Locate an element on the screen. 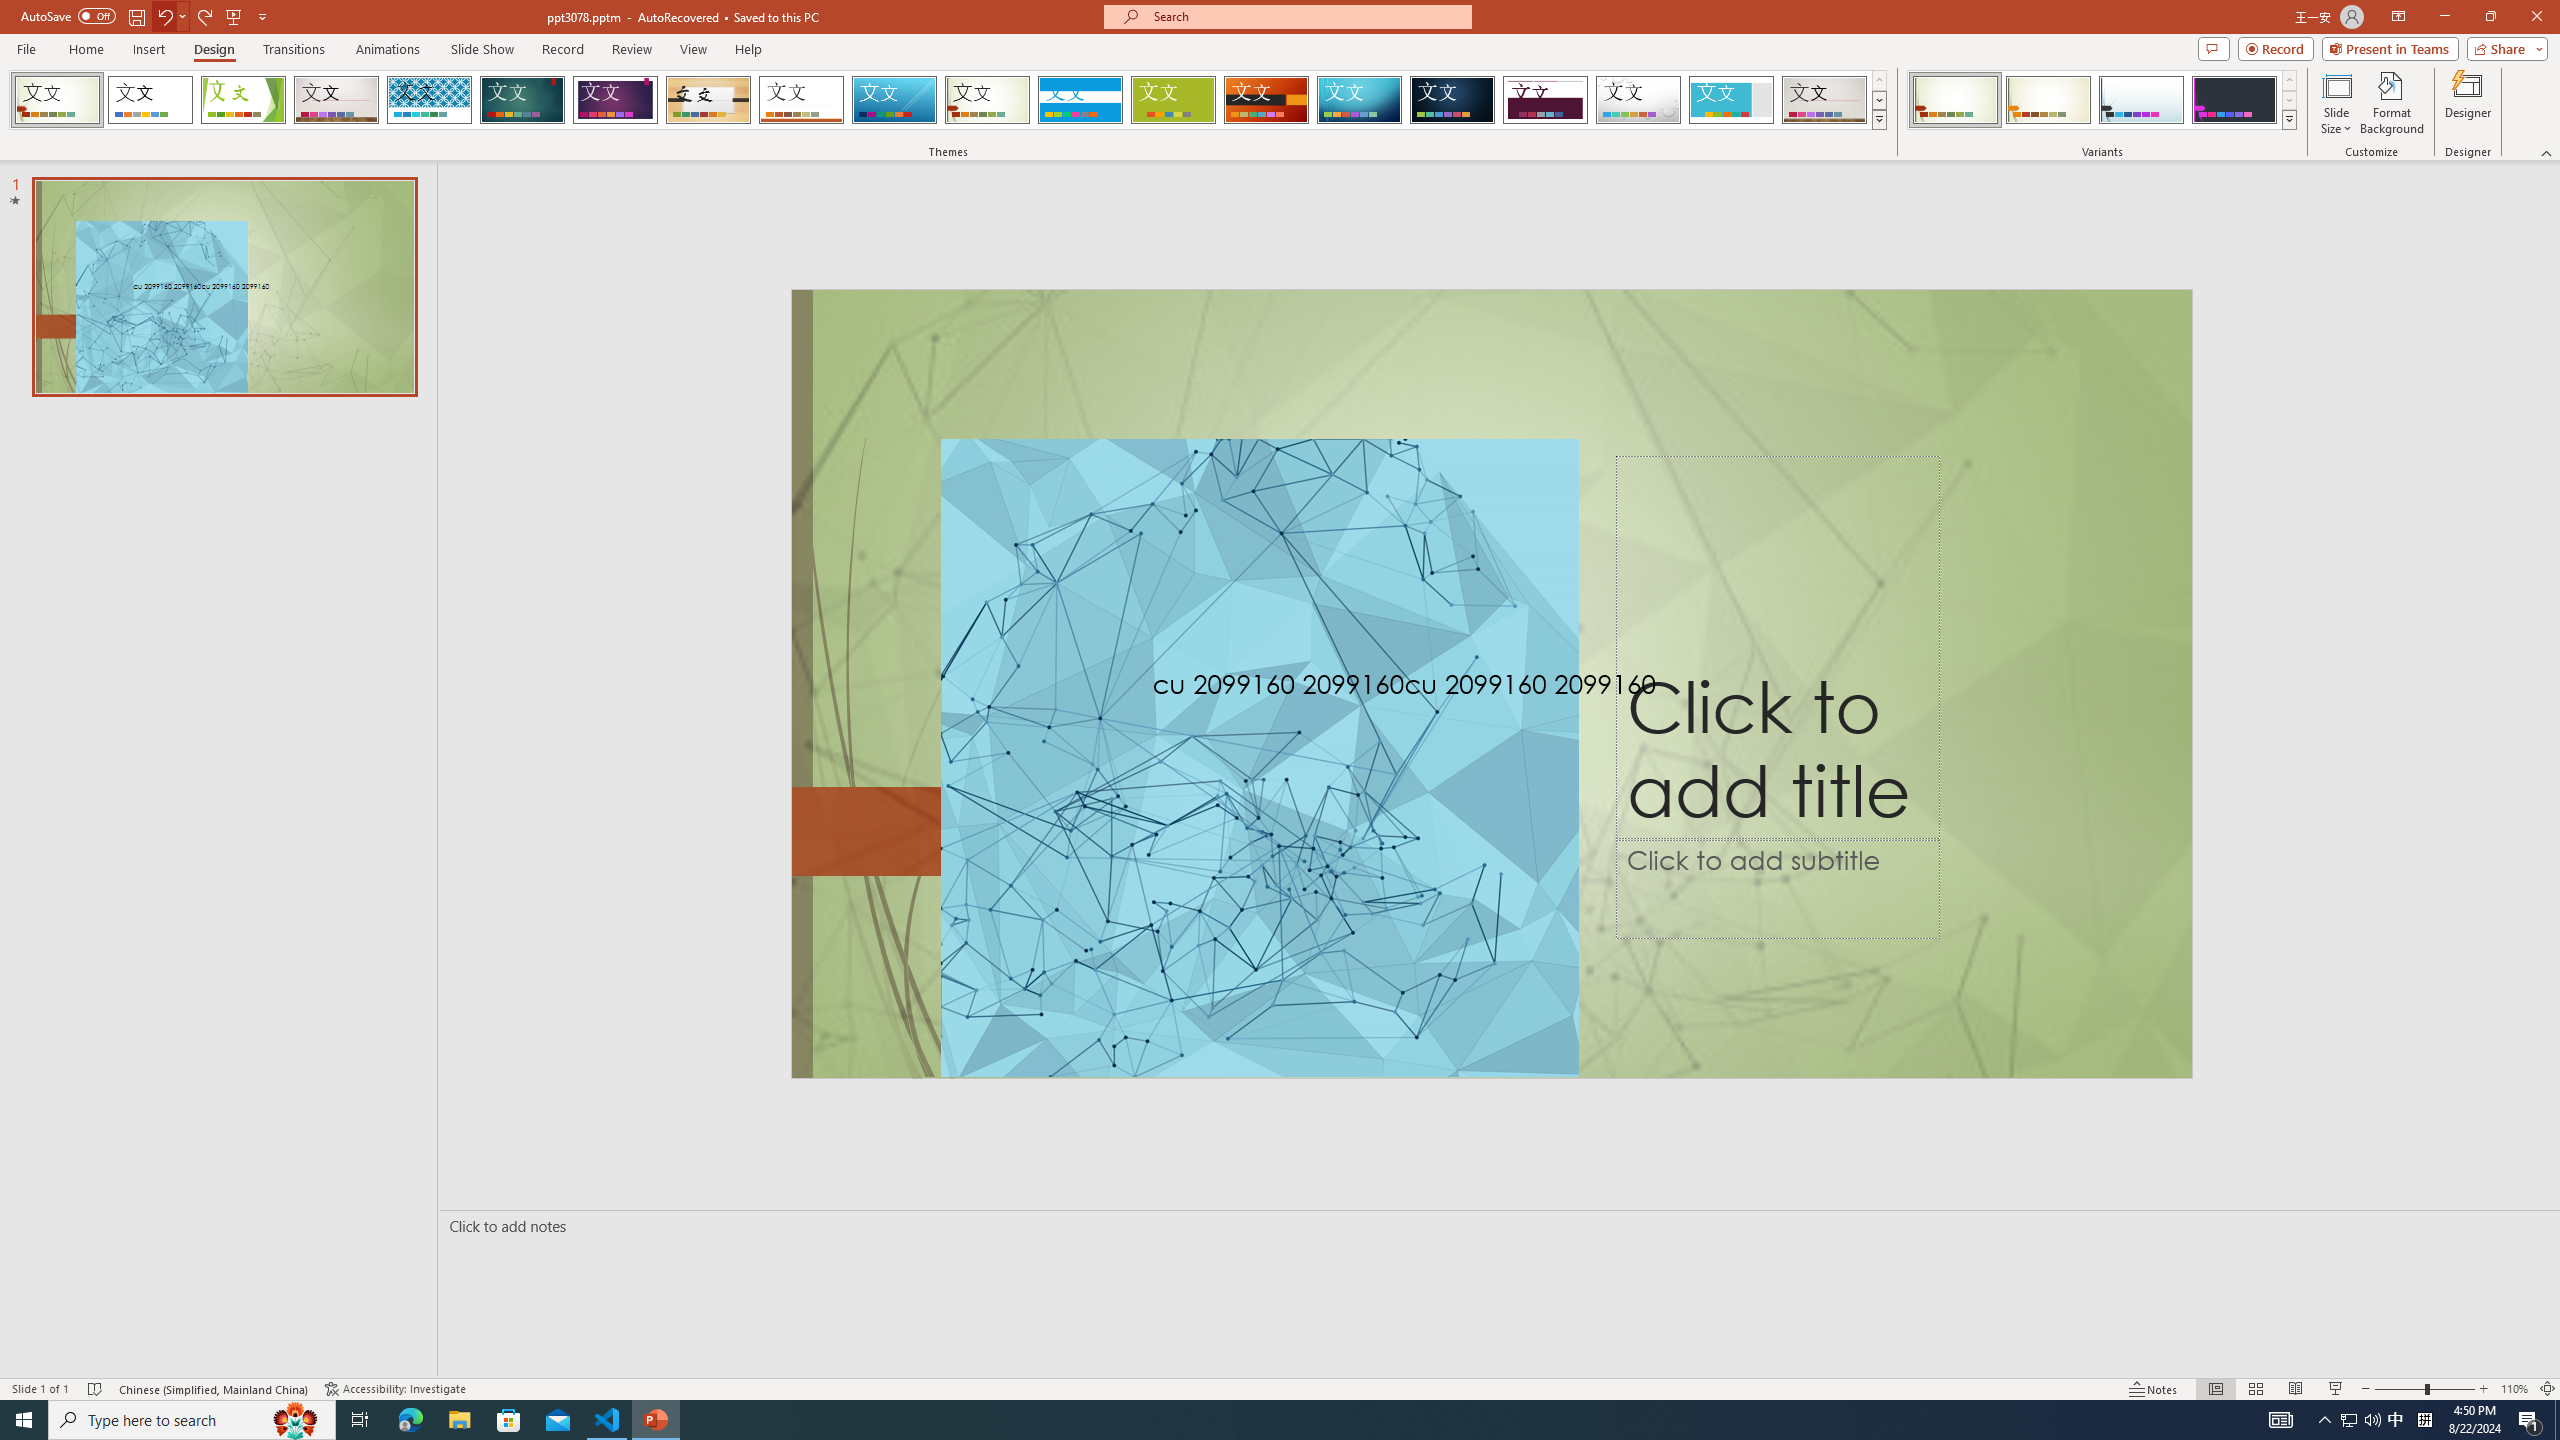 This screenshot has width=2560, height=1440. 'Zoom 110%' is located at coordinates (2515, 1389).